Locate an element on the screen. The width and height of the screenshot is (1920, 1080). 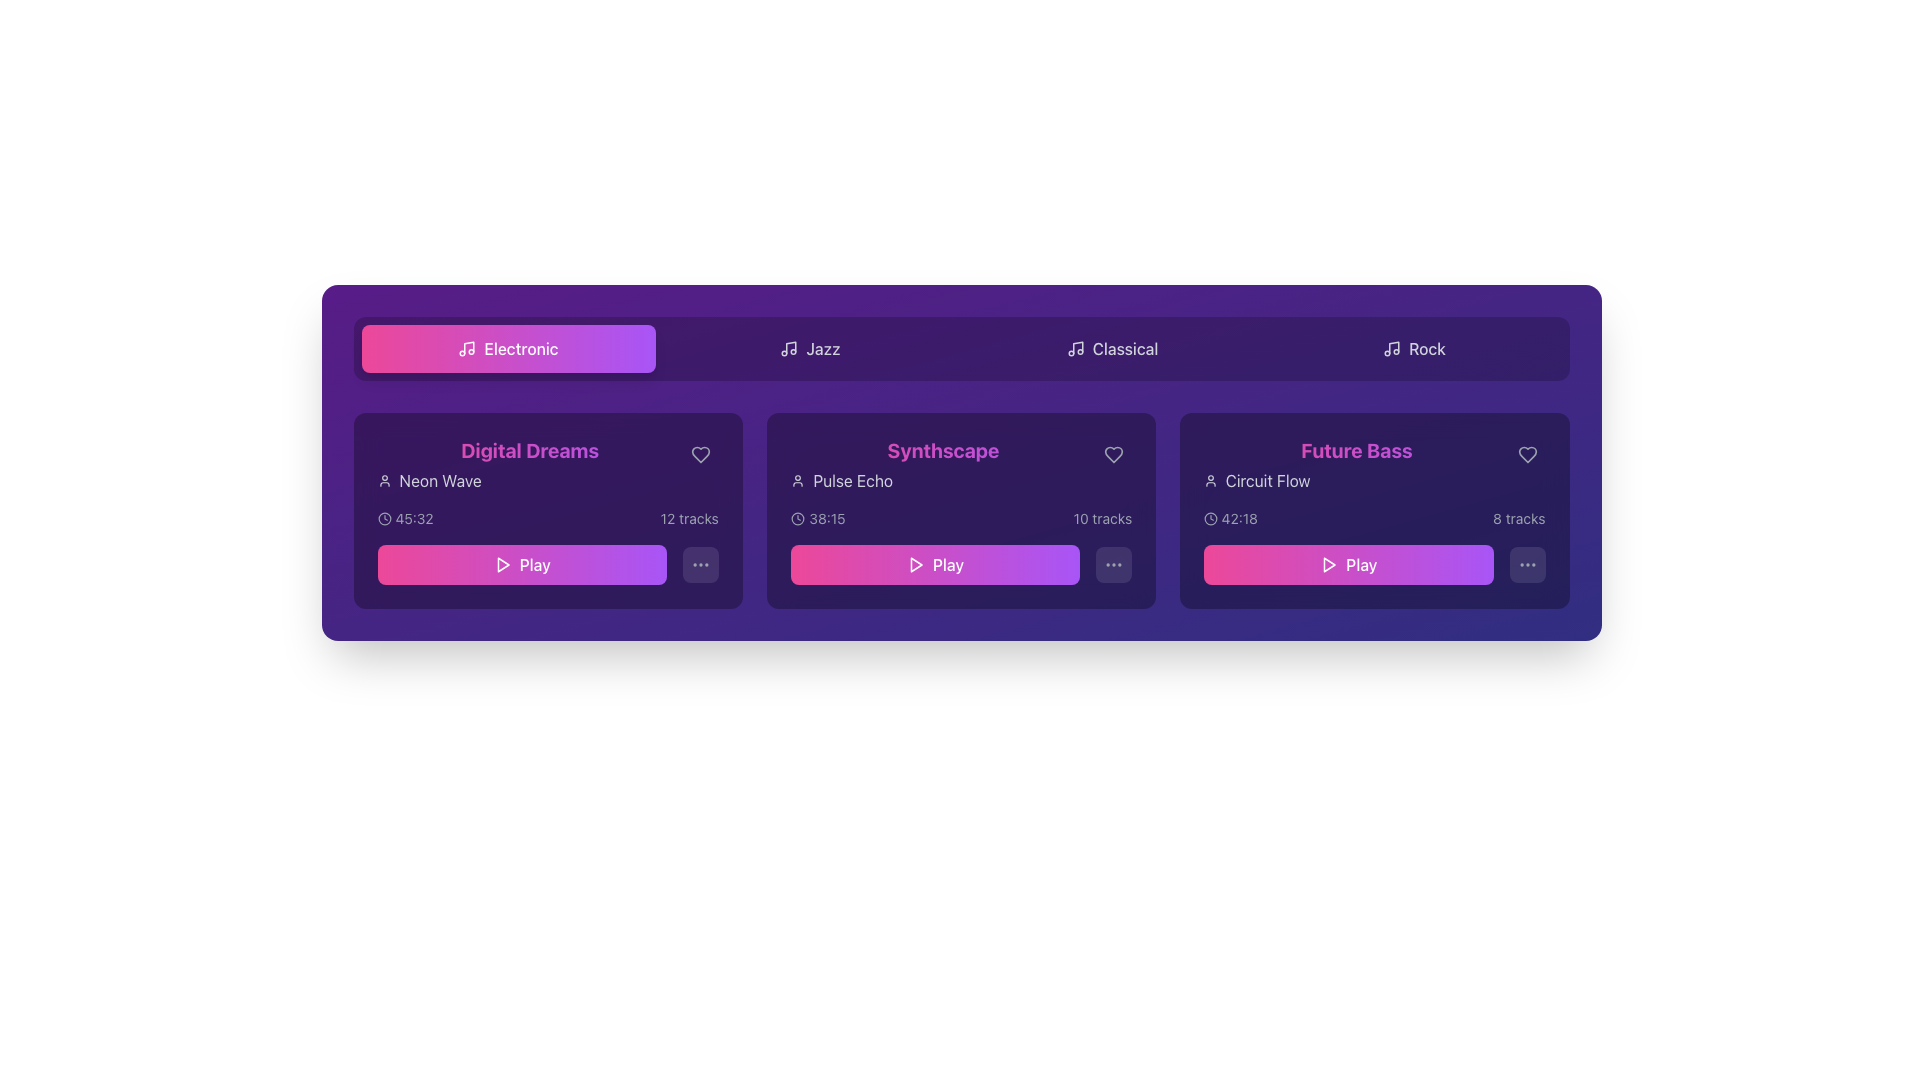
text label representing the music category 'Future Bass', located at the center of the third music card from the left, above the play button and adjacent to 'Circuit Flow' is located at coordinates (1356, 451).